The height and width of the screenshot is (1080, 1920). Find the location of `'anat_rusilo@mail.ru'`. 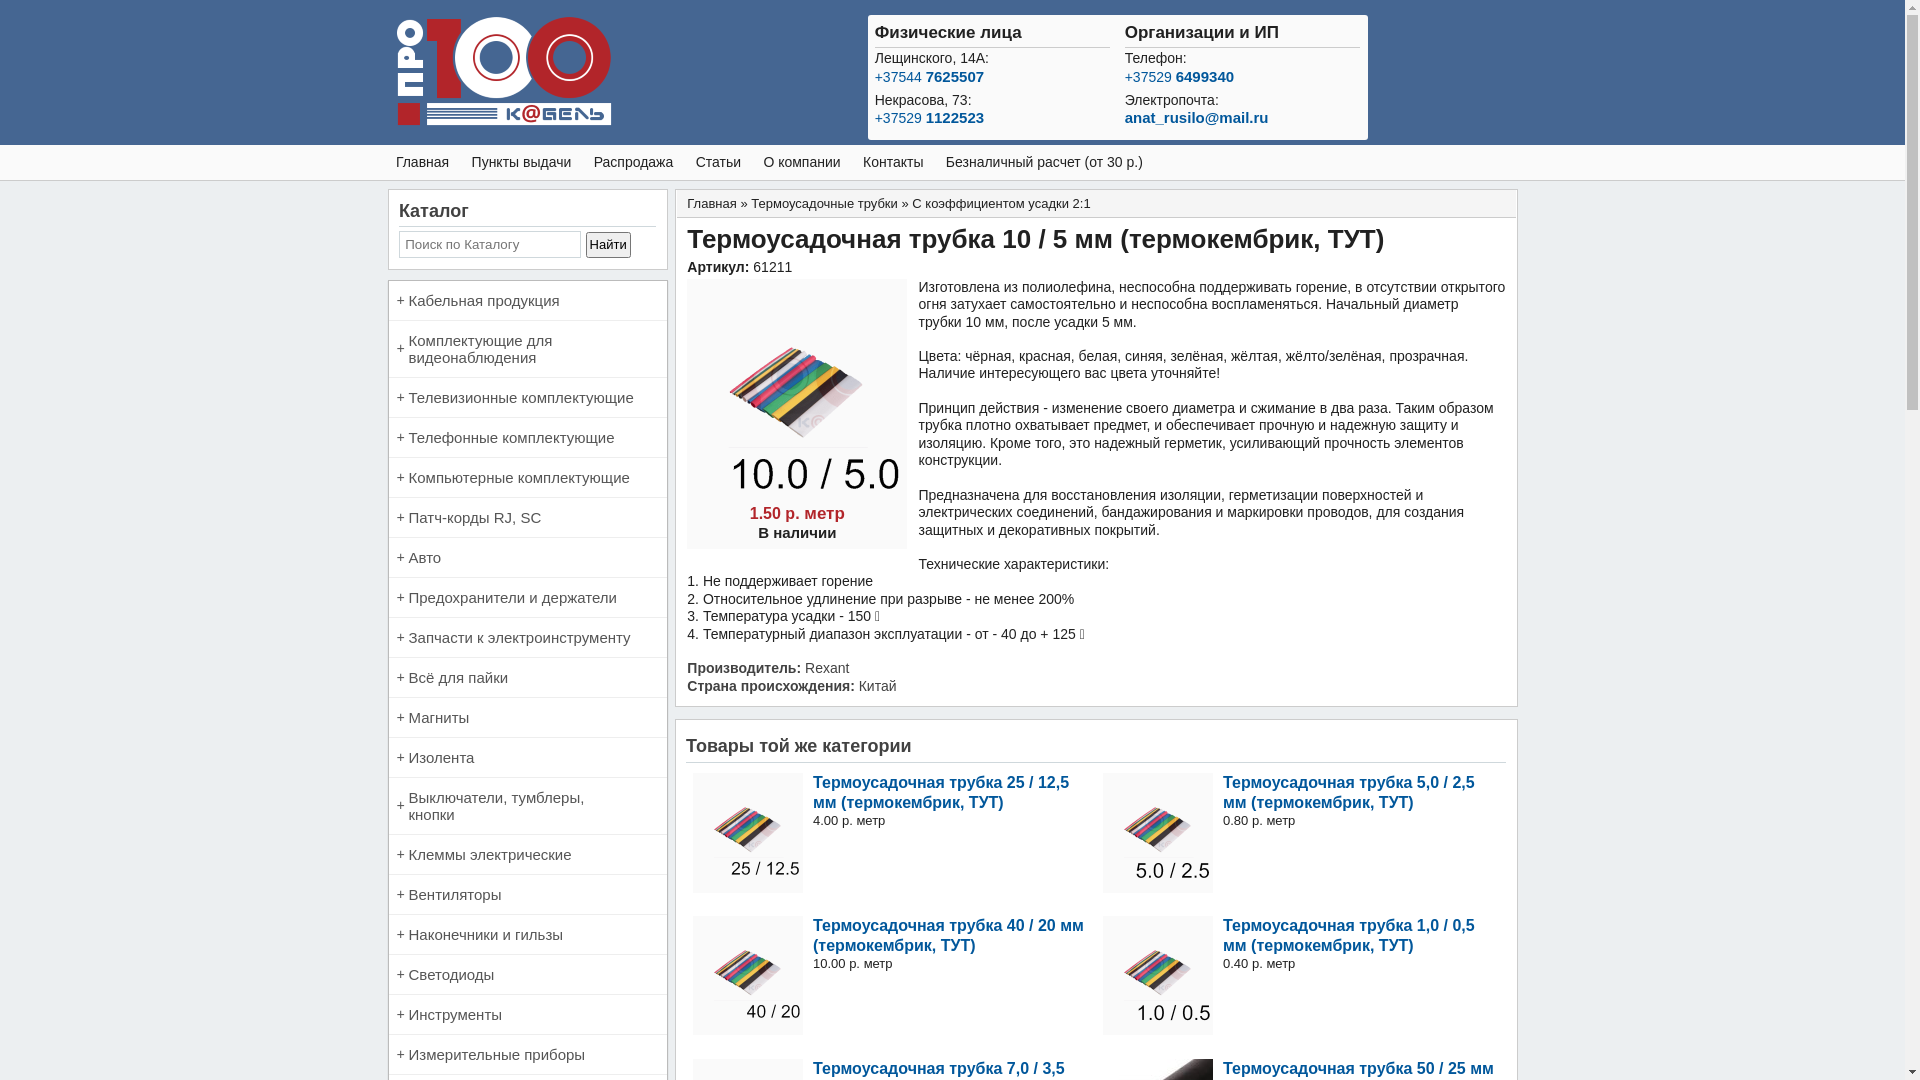

'anat_rusilo@mail.ru' is located at coordinates (1196, 117).